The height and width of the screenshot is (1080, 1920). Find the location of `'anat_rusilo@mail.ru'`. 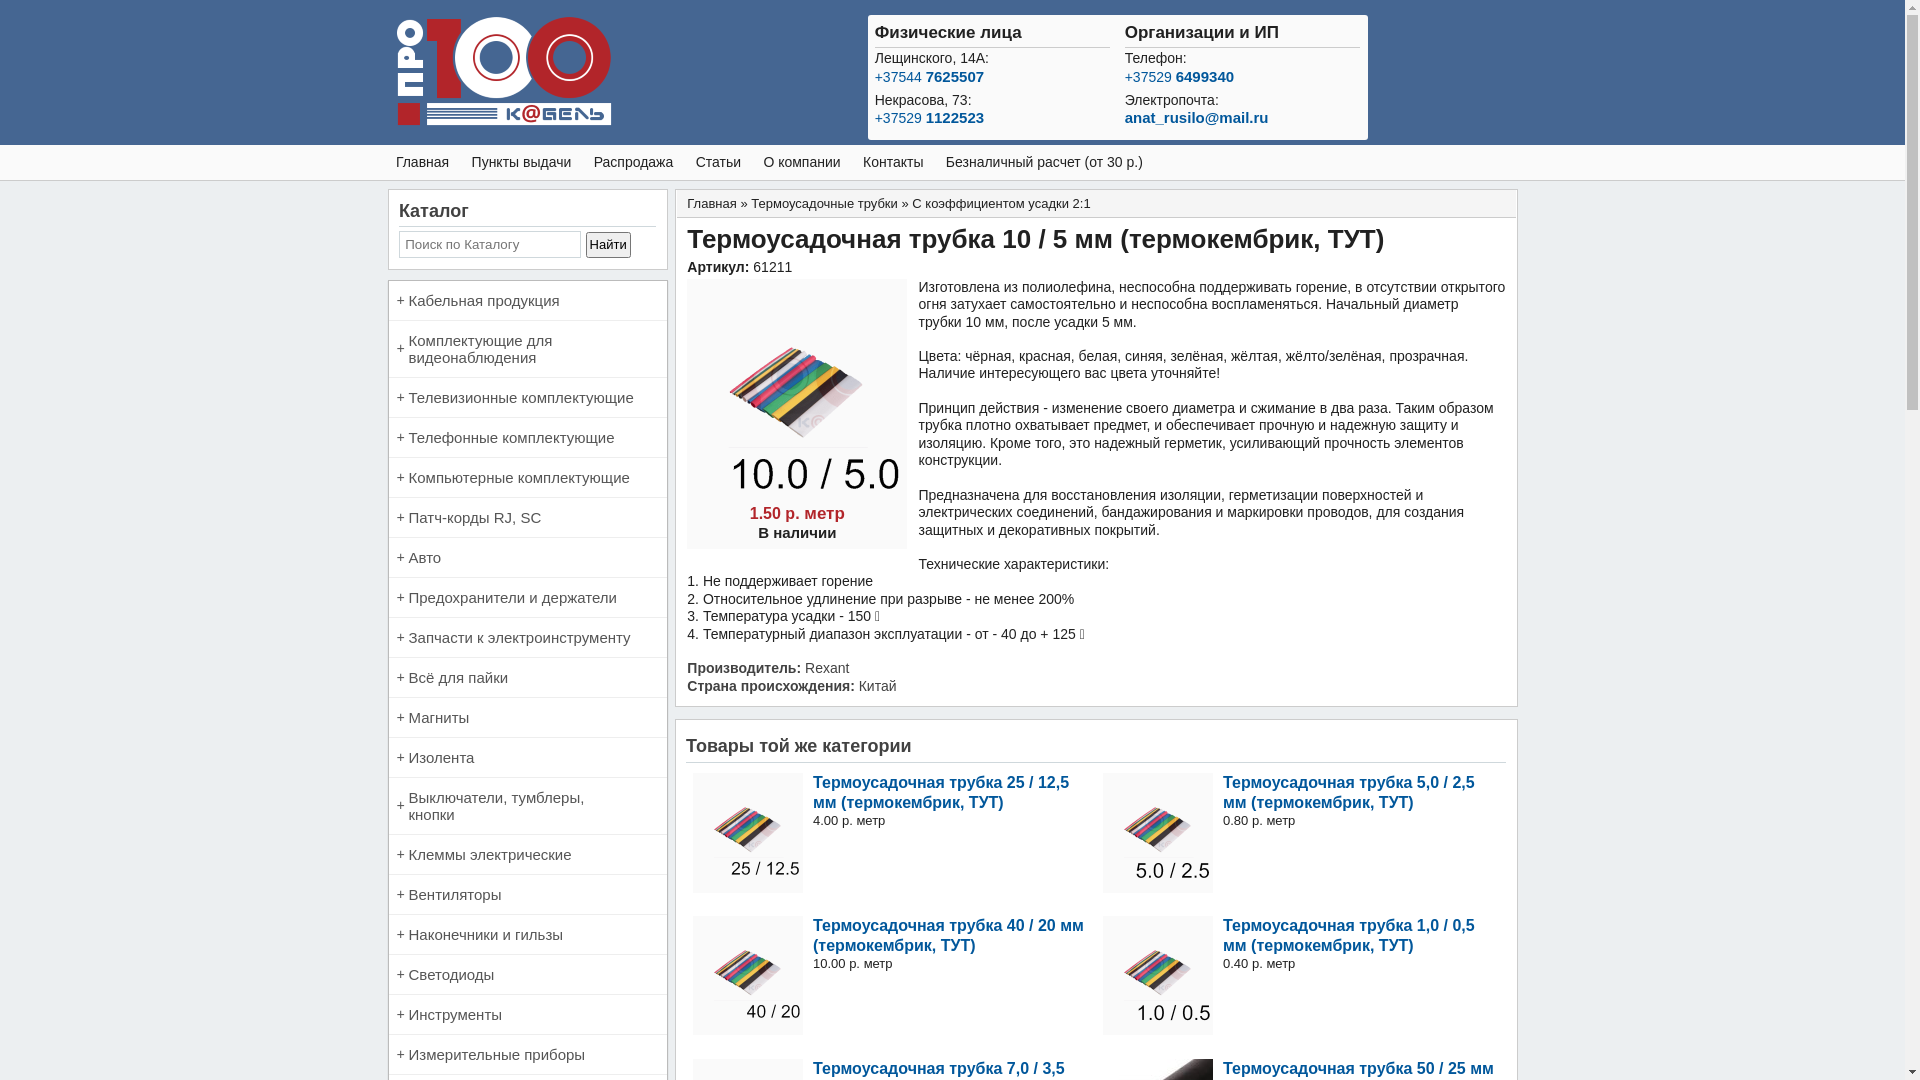

'anat_rusilo@mail.ru' is located at coordinates (1196, 117).